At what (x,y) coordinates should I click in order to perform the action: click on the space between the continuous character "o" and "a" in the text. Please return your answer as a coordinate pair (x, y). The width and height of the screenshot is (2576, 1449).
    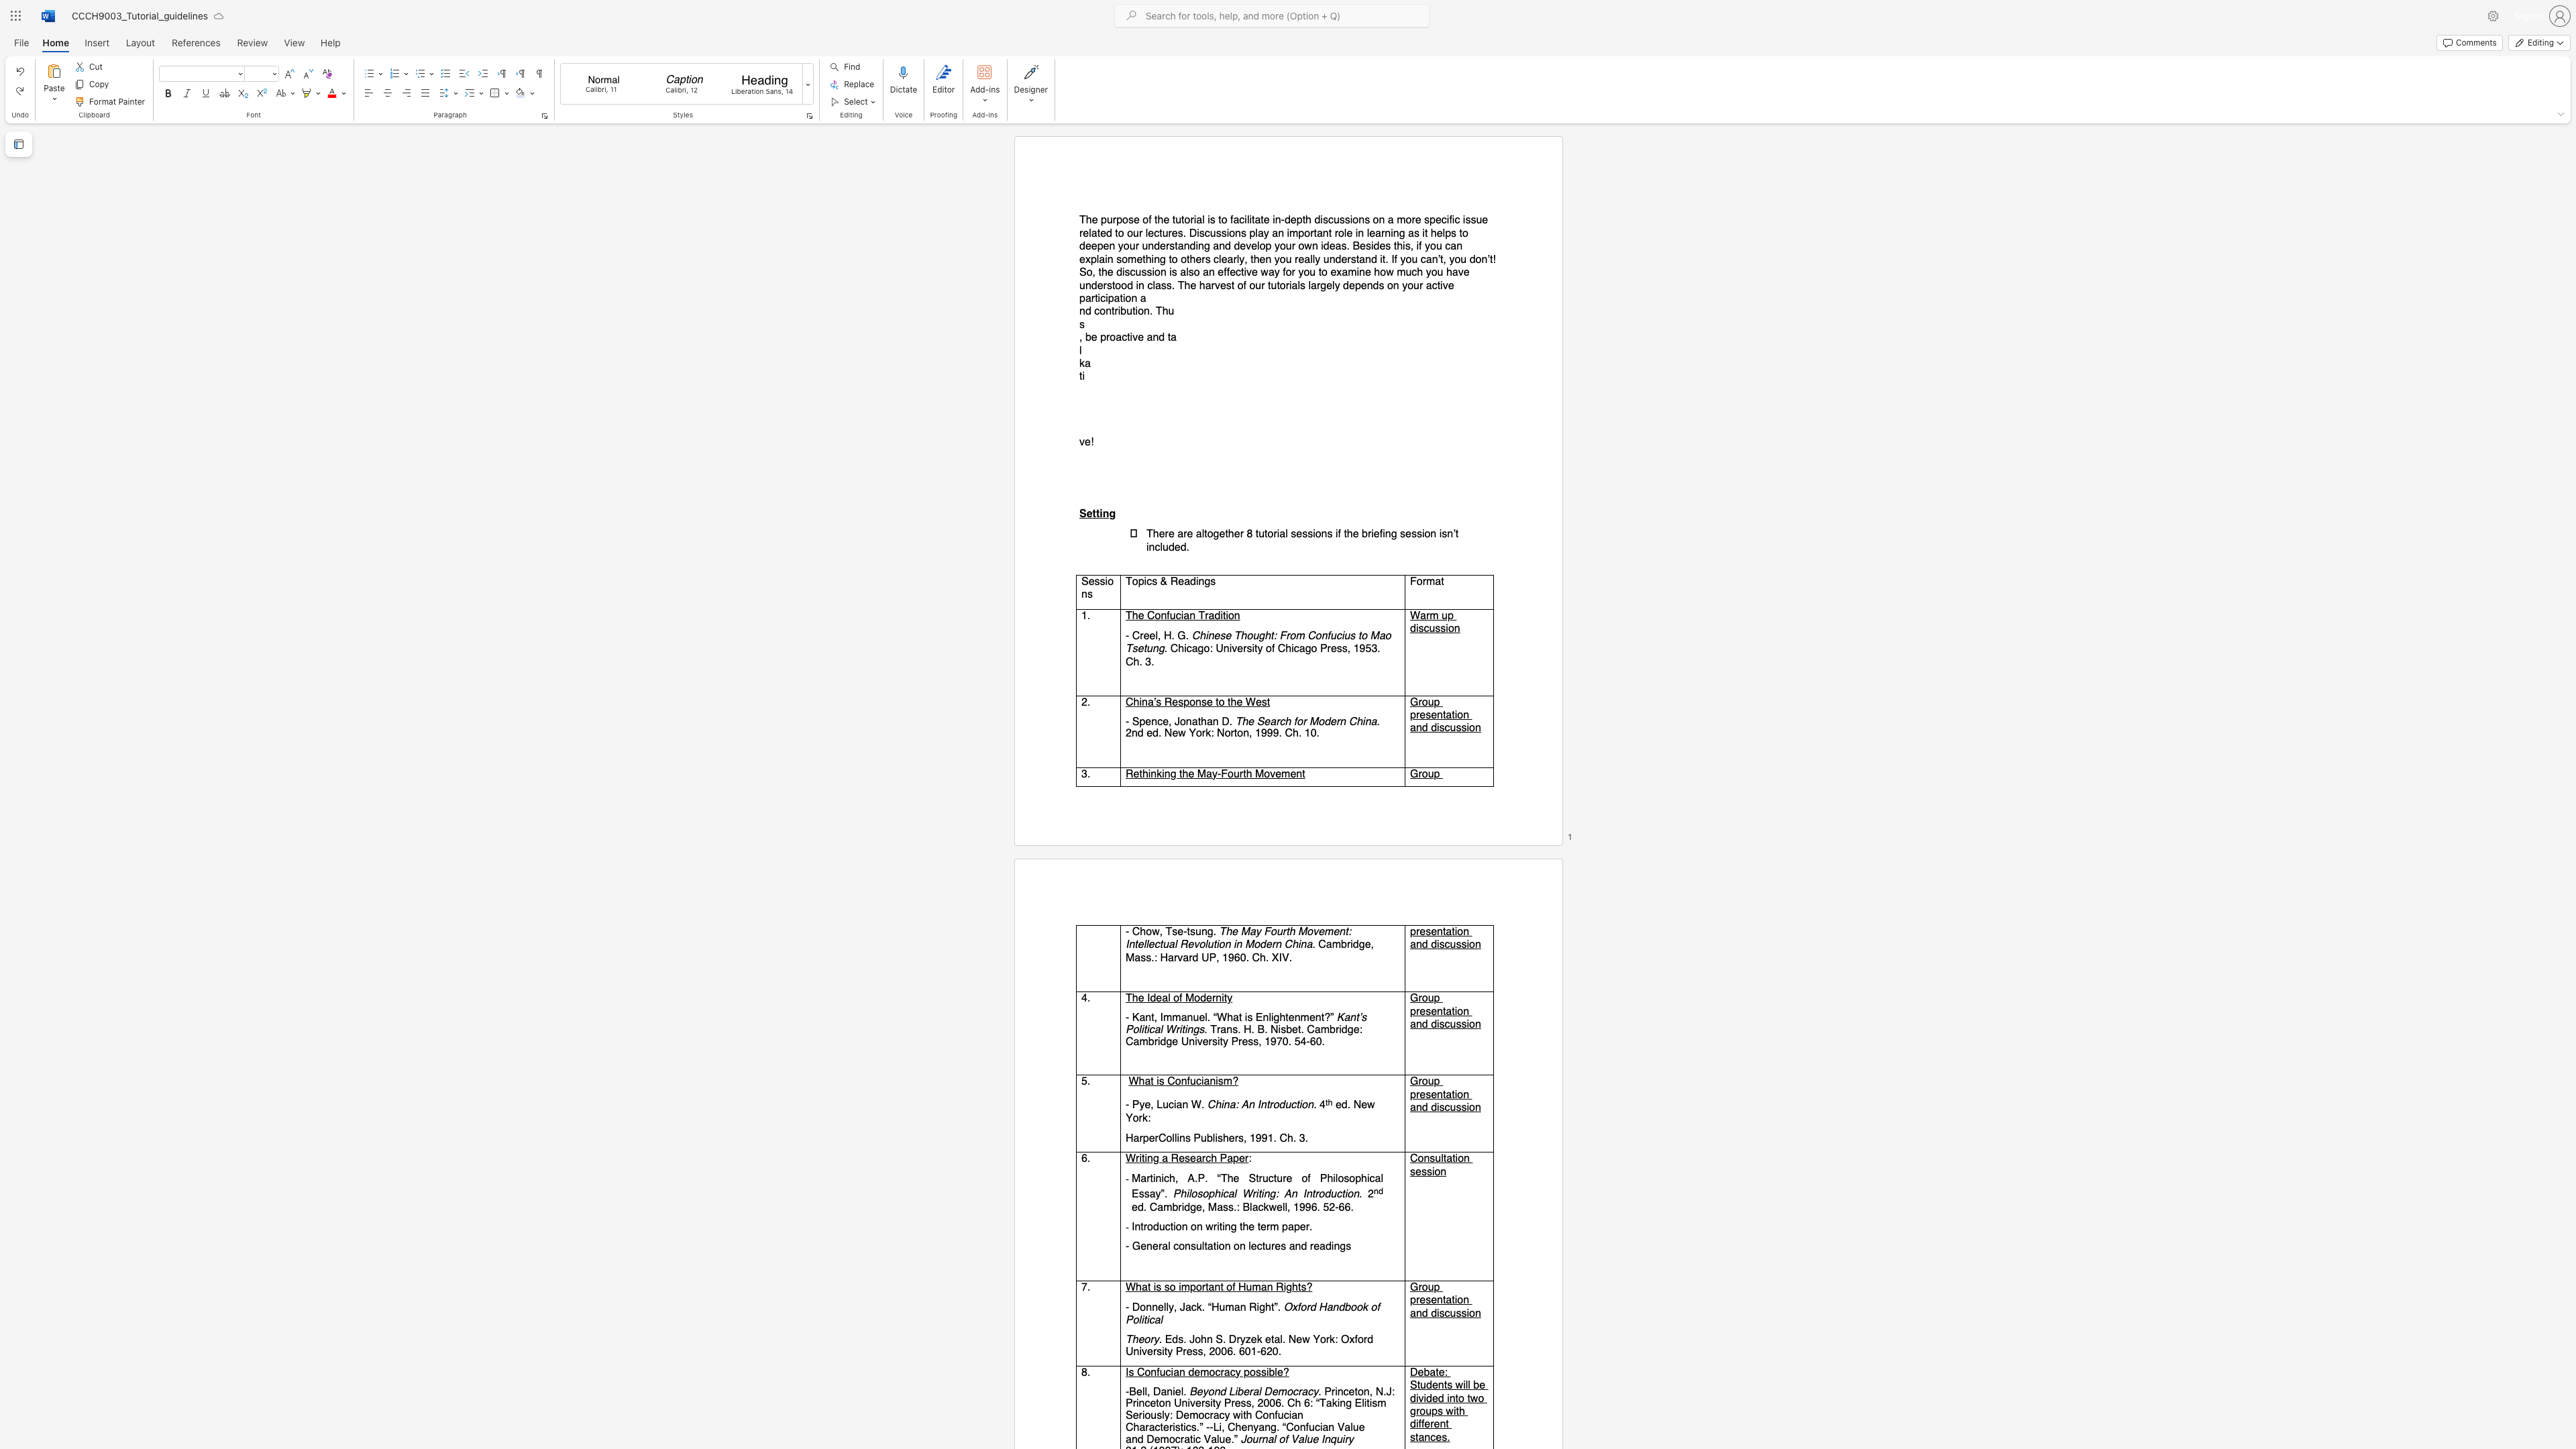
    Looking at the image, I should click on (1115, 336).